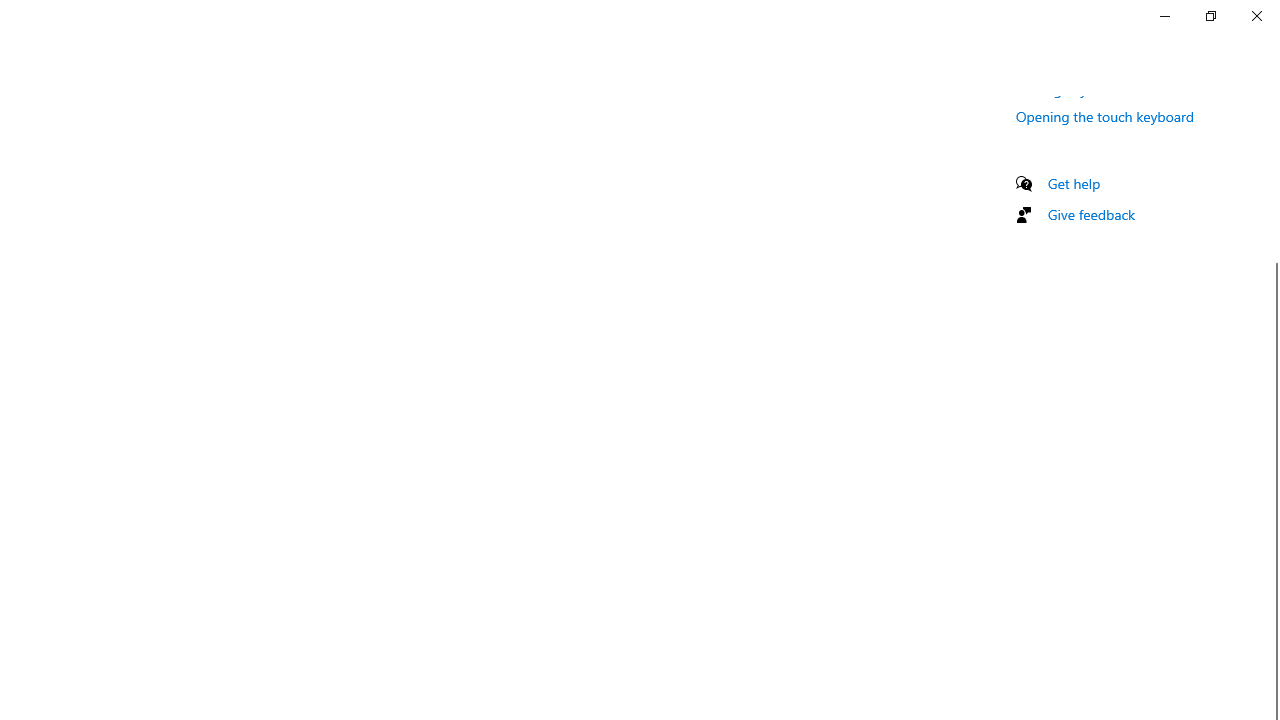 Image resolution: width=1280 pixels, height=720 pixels. I want to click on 'Minimize Settings', so click(1164, 15).